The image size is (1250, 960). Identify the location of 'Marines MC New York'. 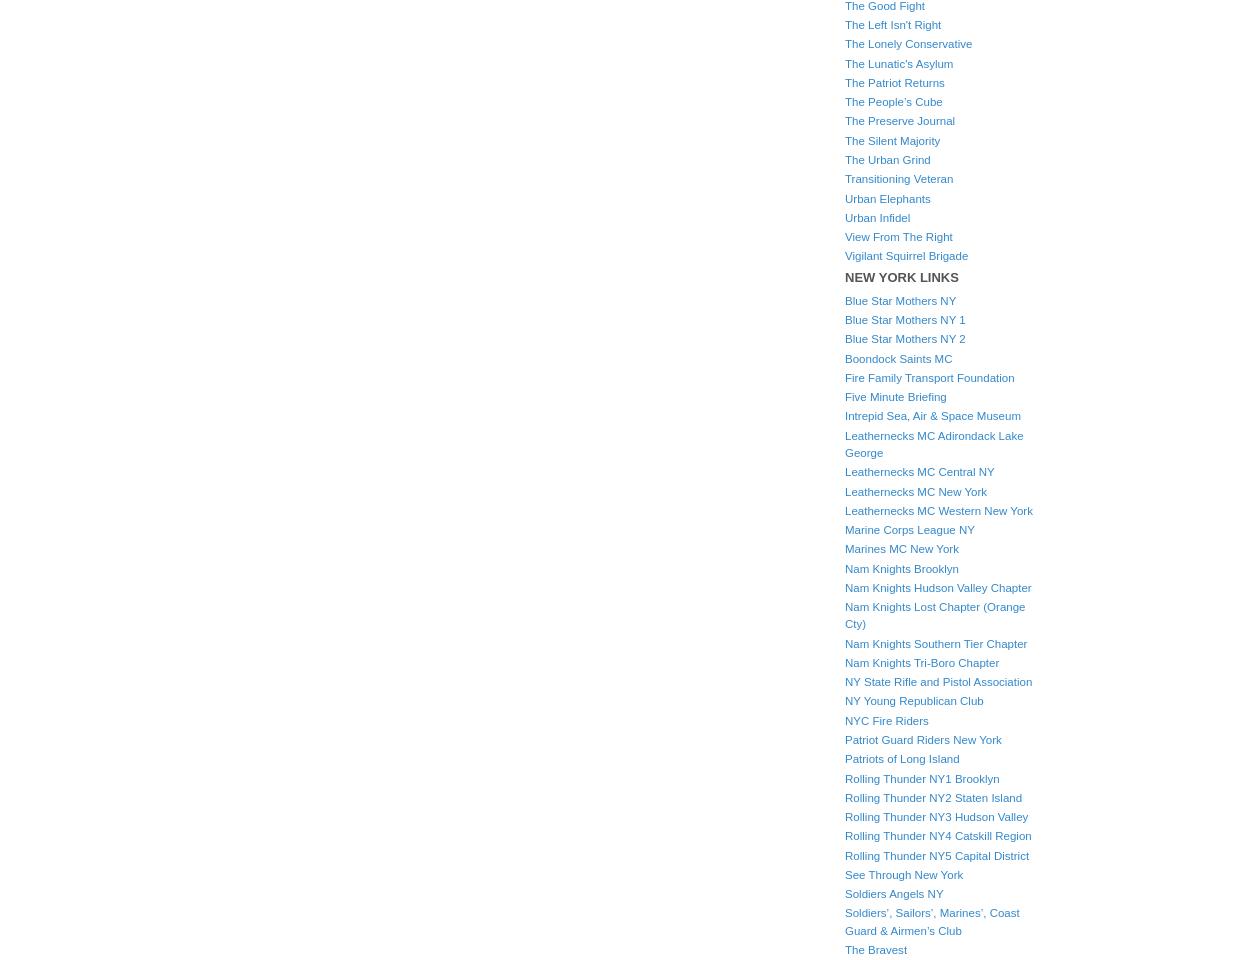
(901, 549).